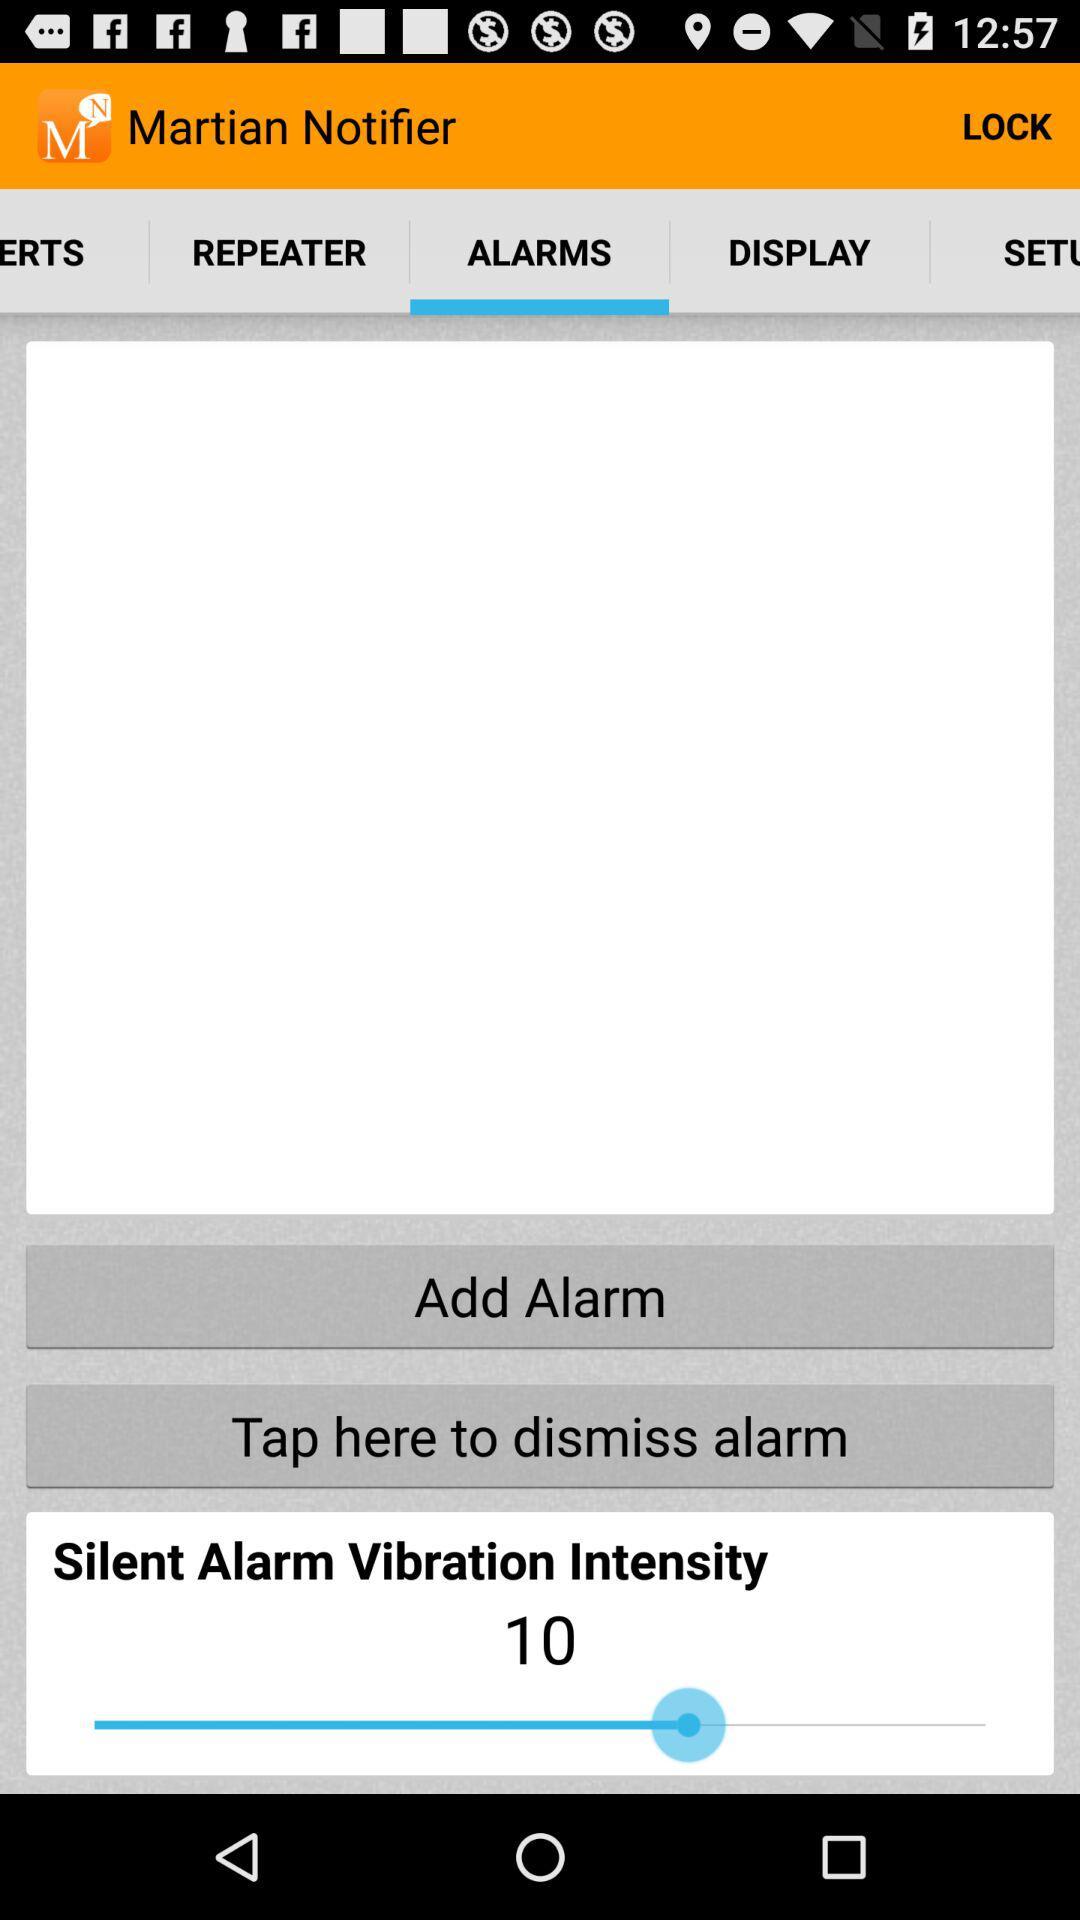  Describe the element at coordinates (1006, 124) in the screenshot. I see `the item to the right of martian notifier item` at that location.